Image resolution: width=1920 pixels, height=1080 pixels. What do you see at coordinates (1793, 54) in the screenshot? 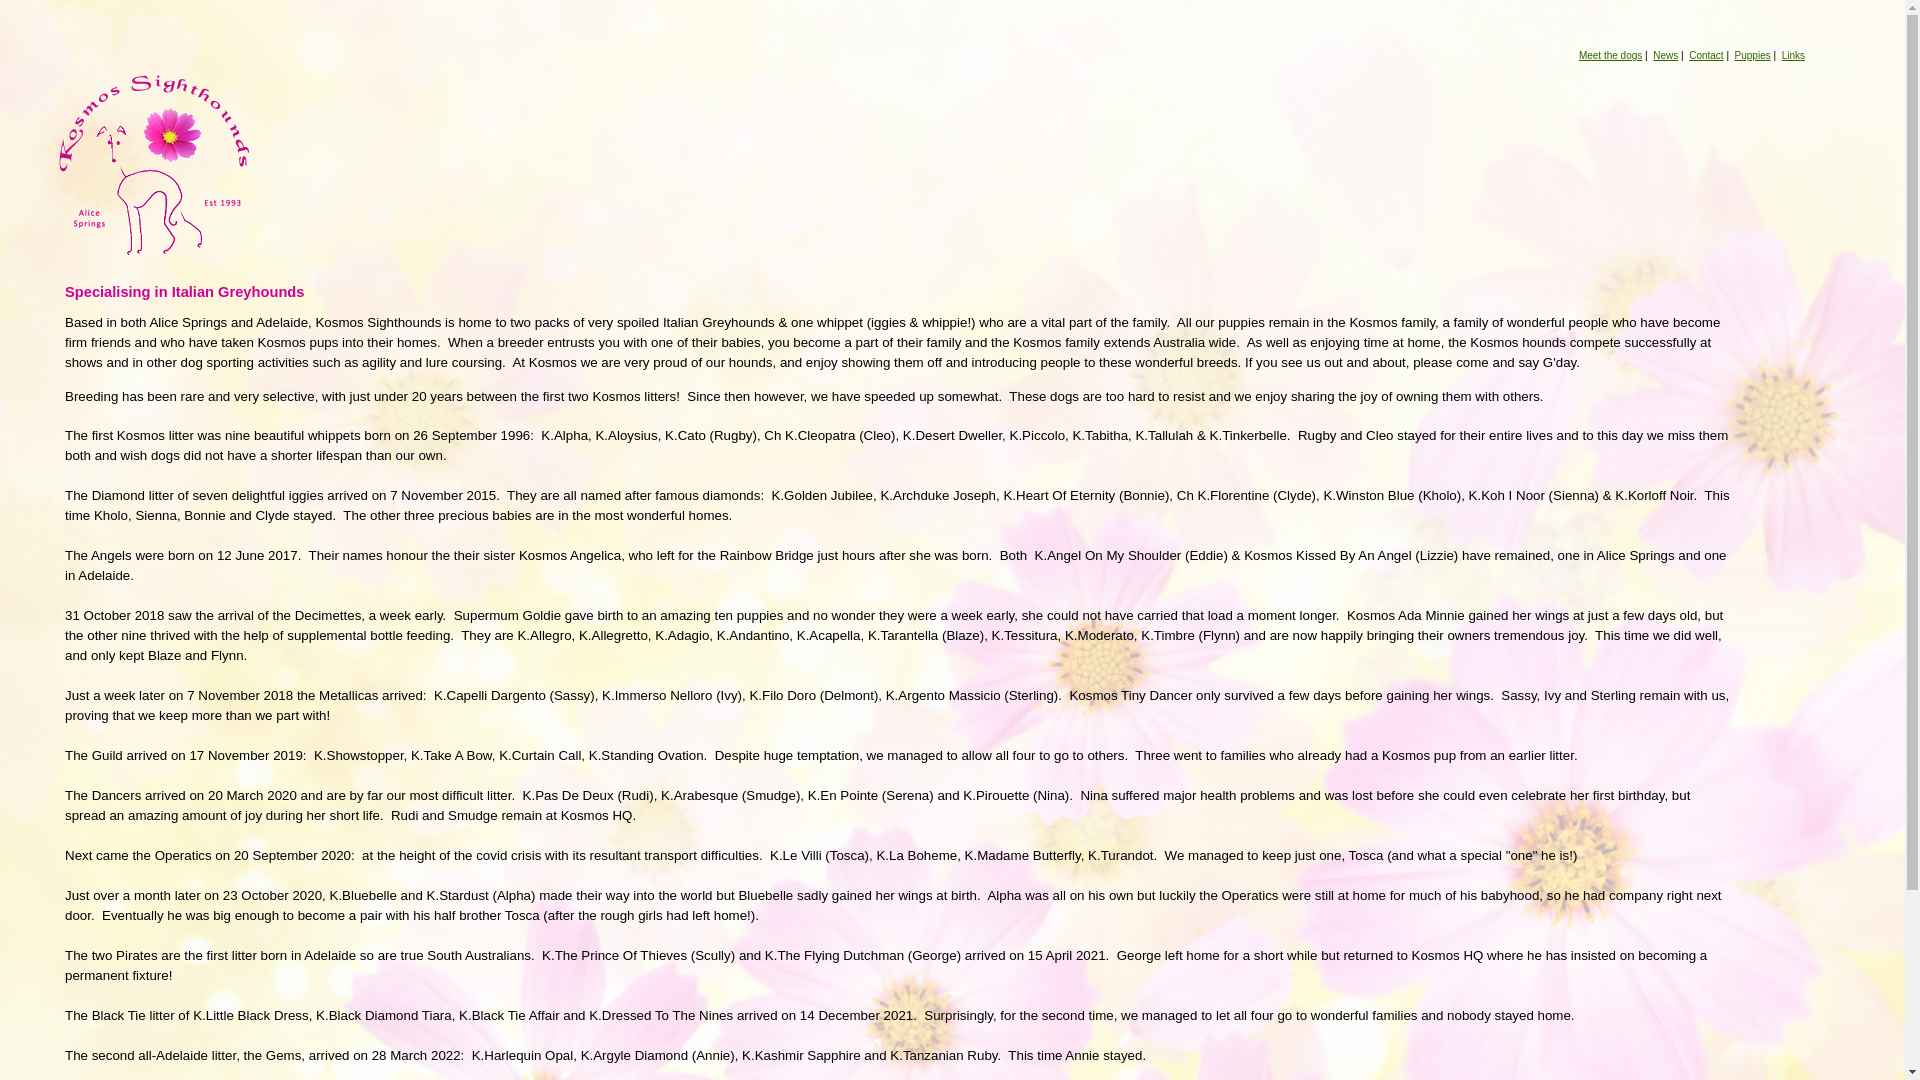
I see `'Links'` at bounding box center [1793, 54].